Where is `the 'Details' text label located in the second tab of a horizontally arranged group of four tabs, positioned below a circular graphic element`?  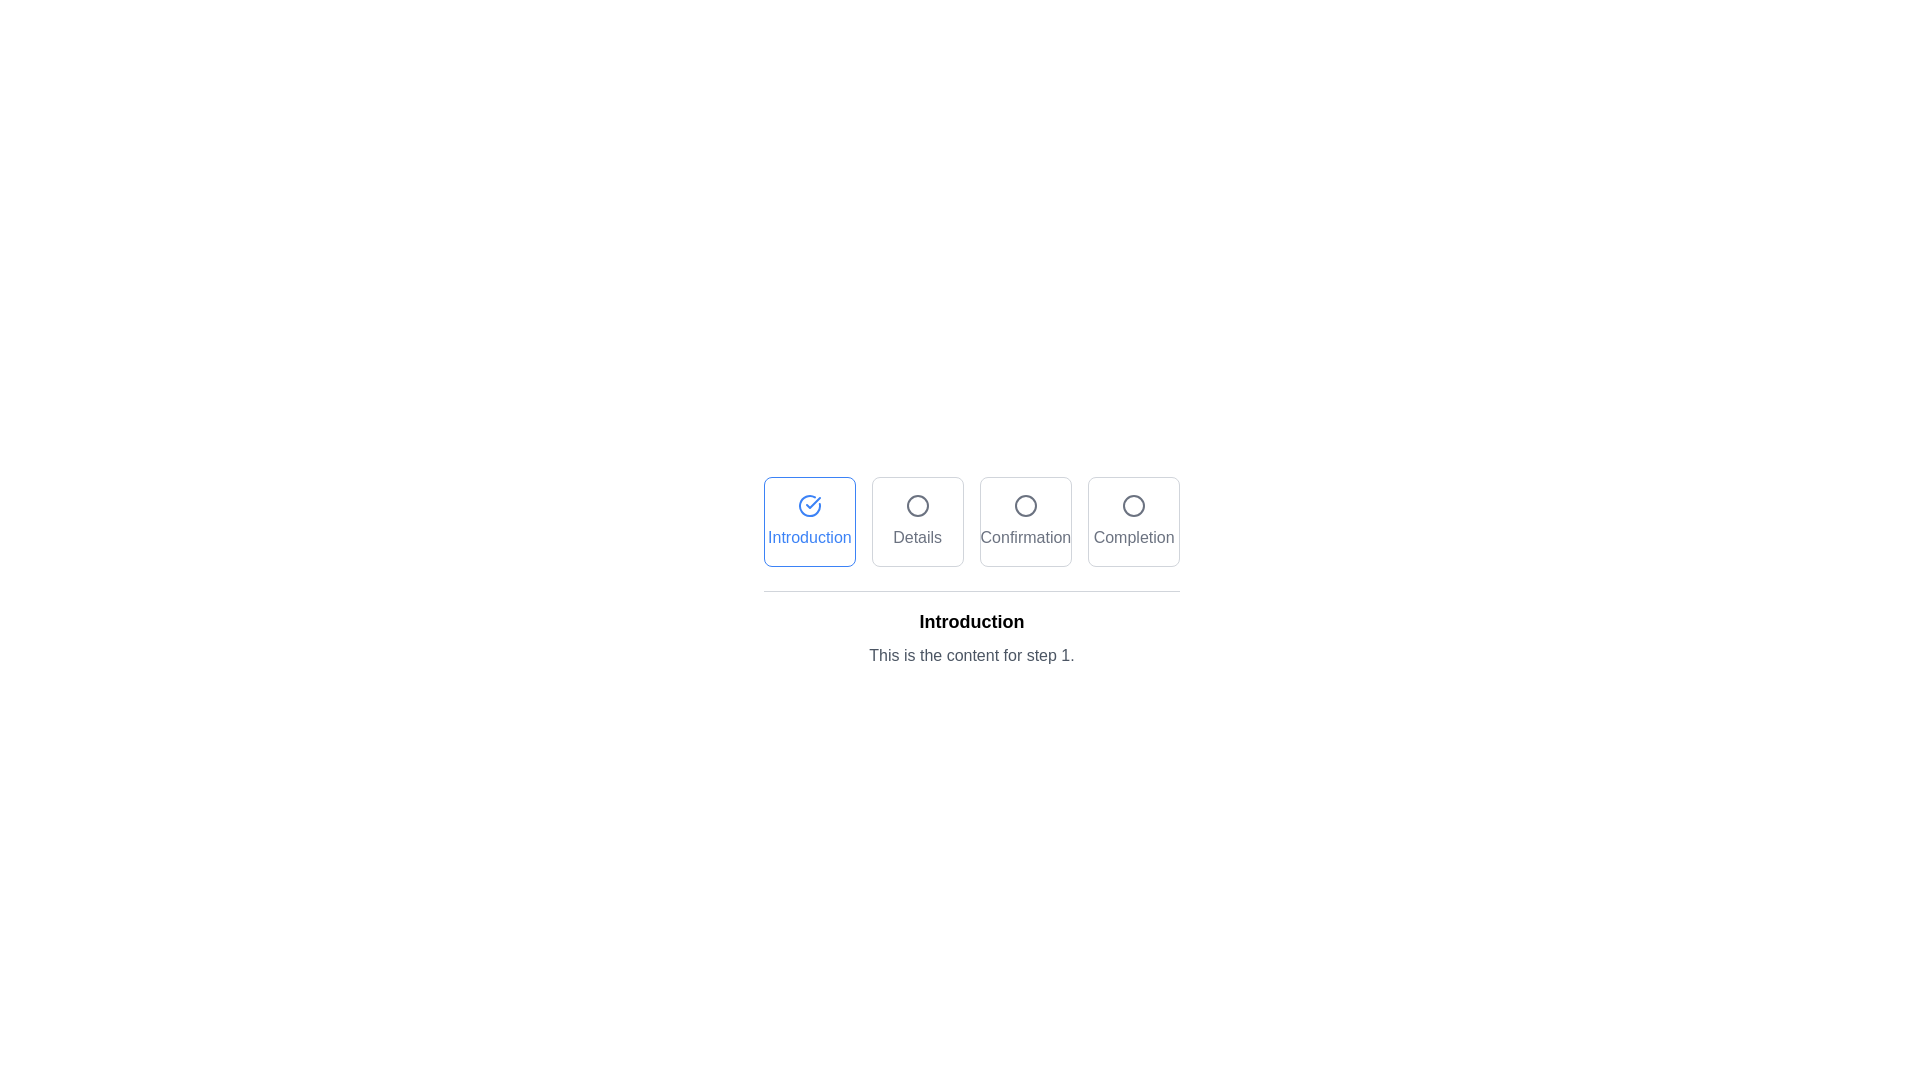
the 'Details' text label located in the second tab of a horizontally arranged group of four tabs, positioned below a circular graphic element is located at coordinates (916, 536).